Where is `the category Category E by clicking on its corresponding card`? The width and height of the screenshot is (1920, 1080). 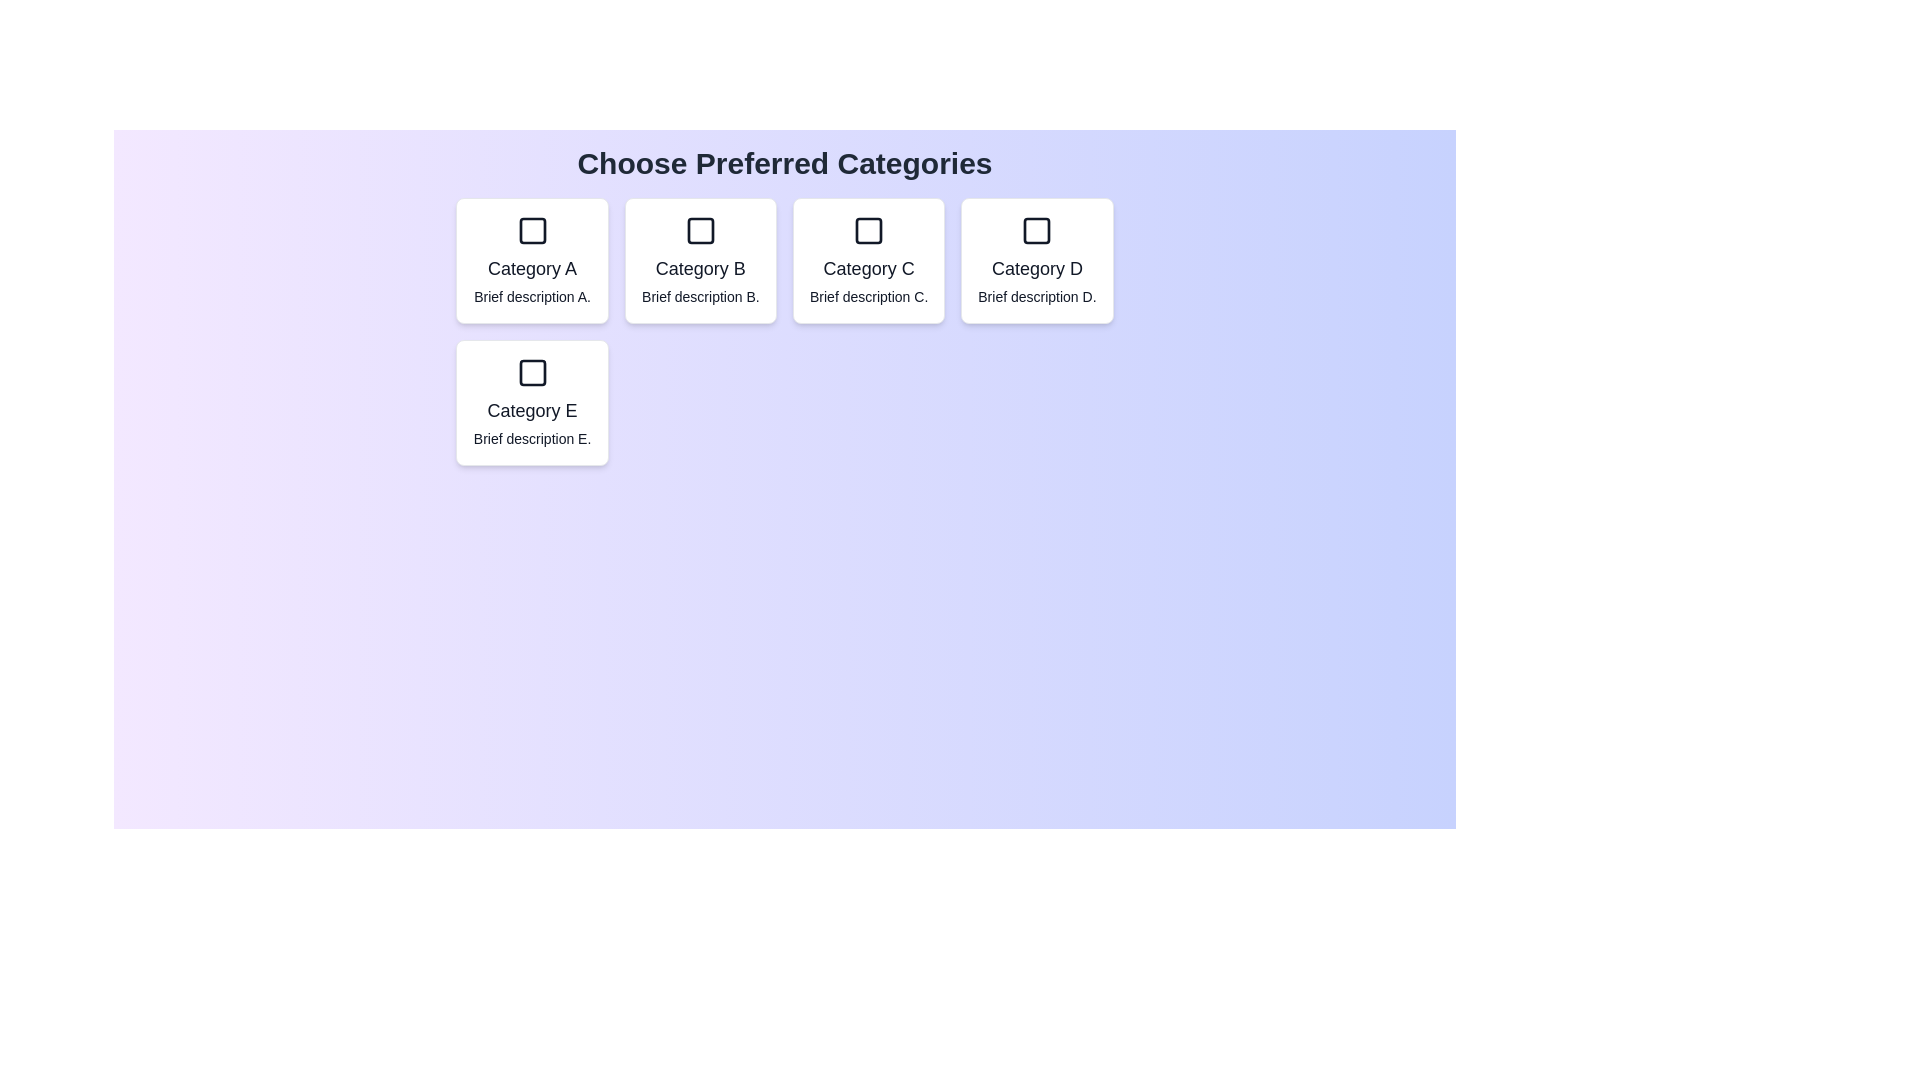 the category Category E by clicking on its corresponding card is located at coordinates (532, 402).